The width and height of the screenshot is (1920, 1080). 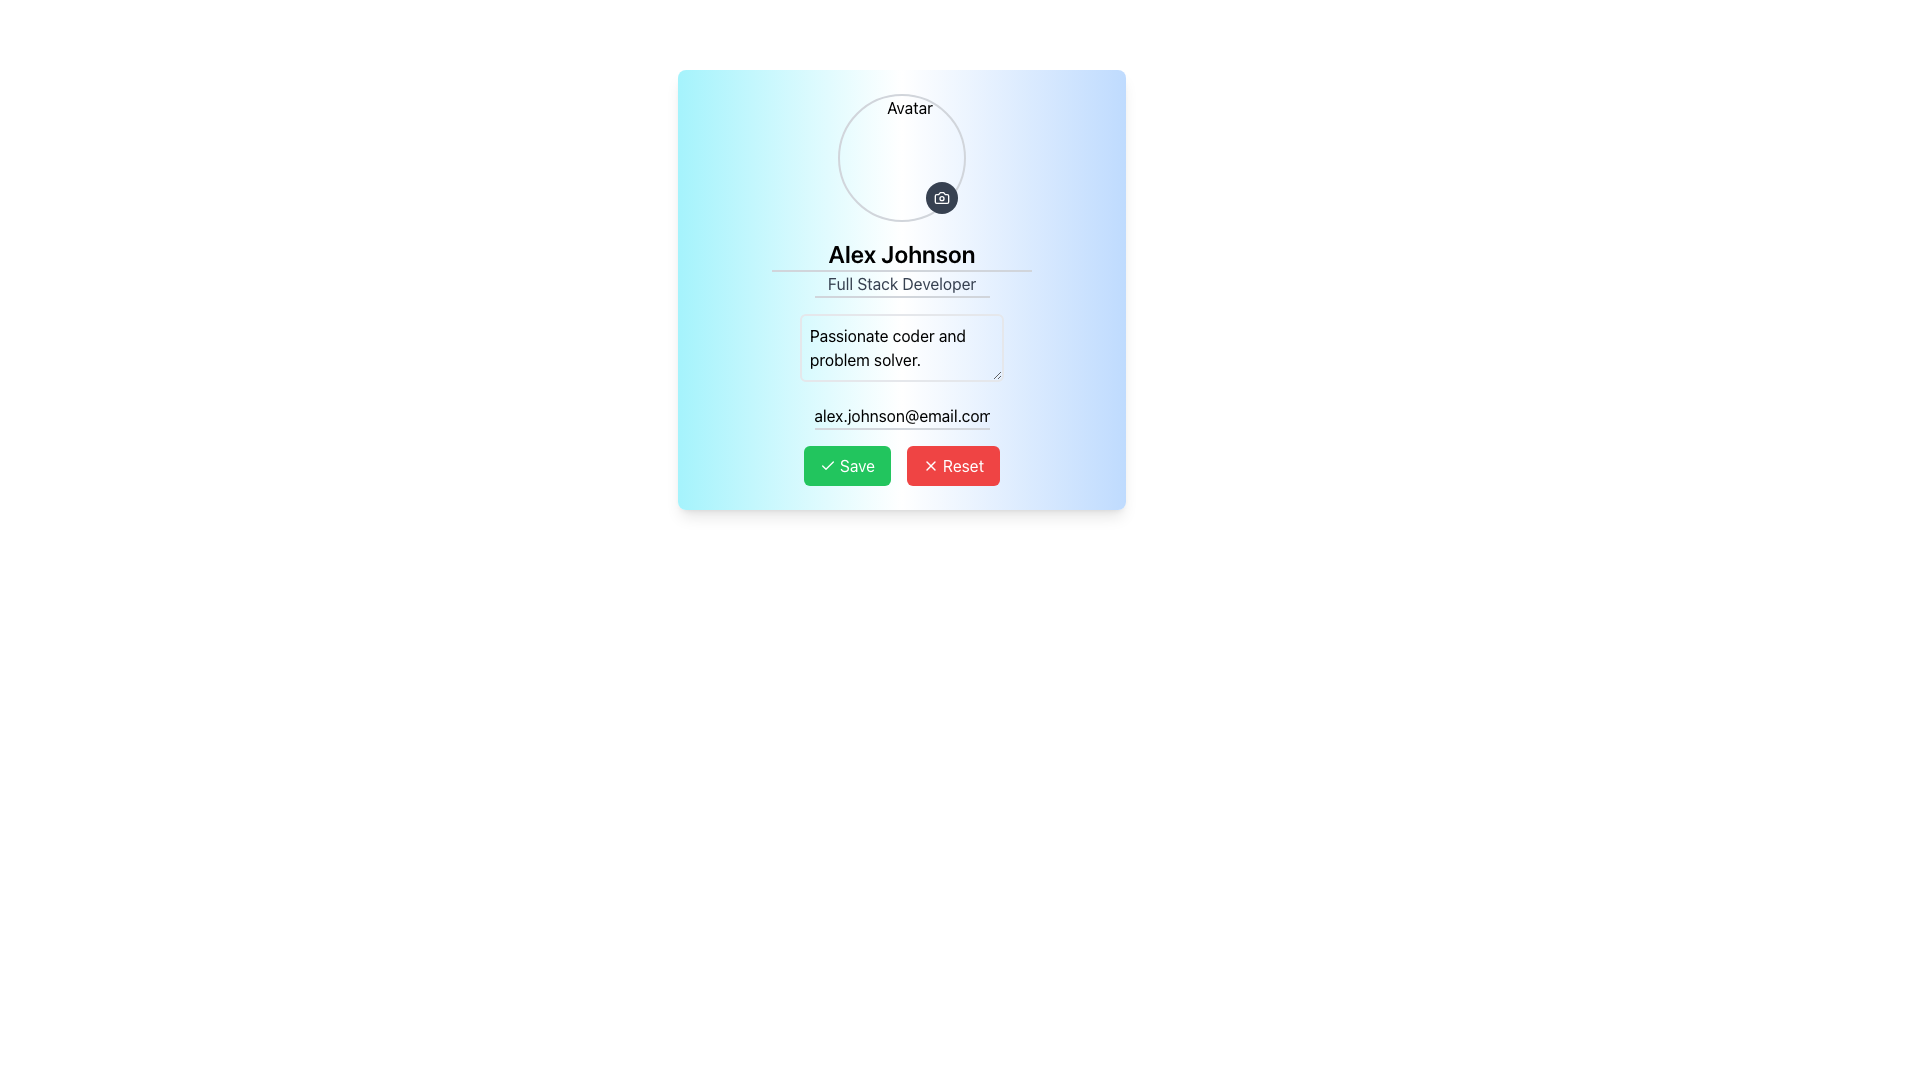 What do you see at coordinates (901, 253) in the screenshot?
I see `the text label that serves as a header or title indicating the name associated with the profile, located centrally within the form structure` at bounding box center [901, 253].